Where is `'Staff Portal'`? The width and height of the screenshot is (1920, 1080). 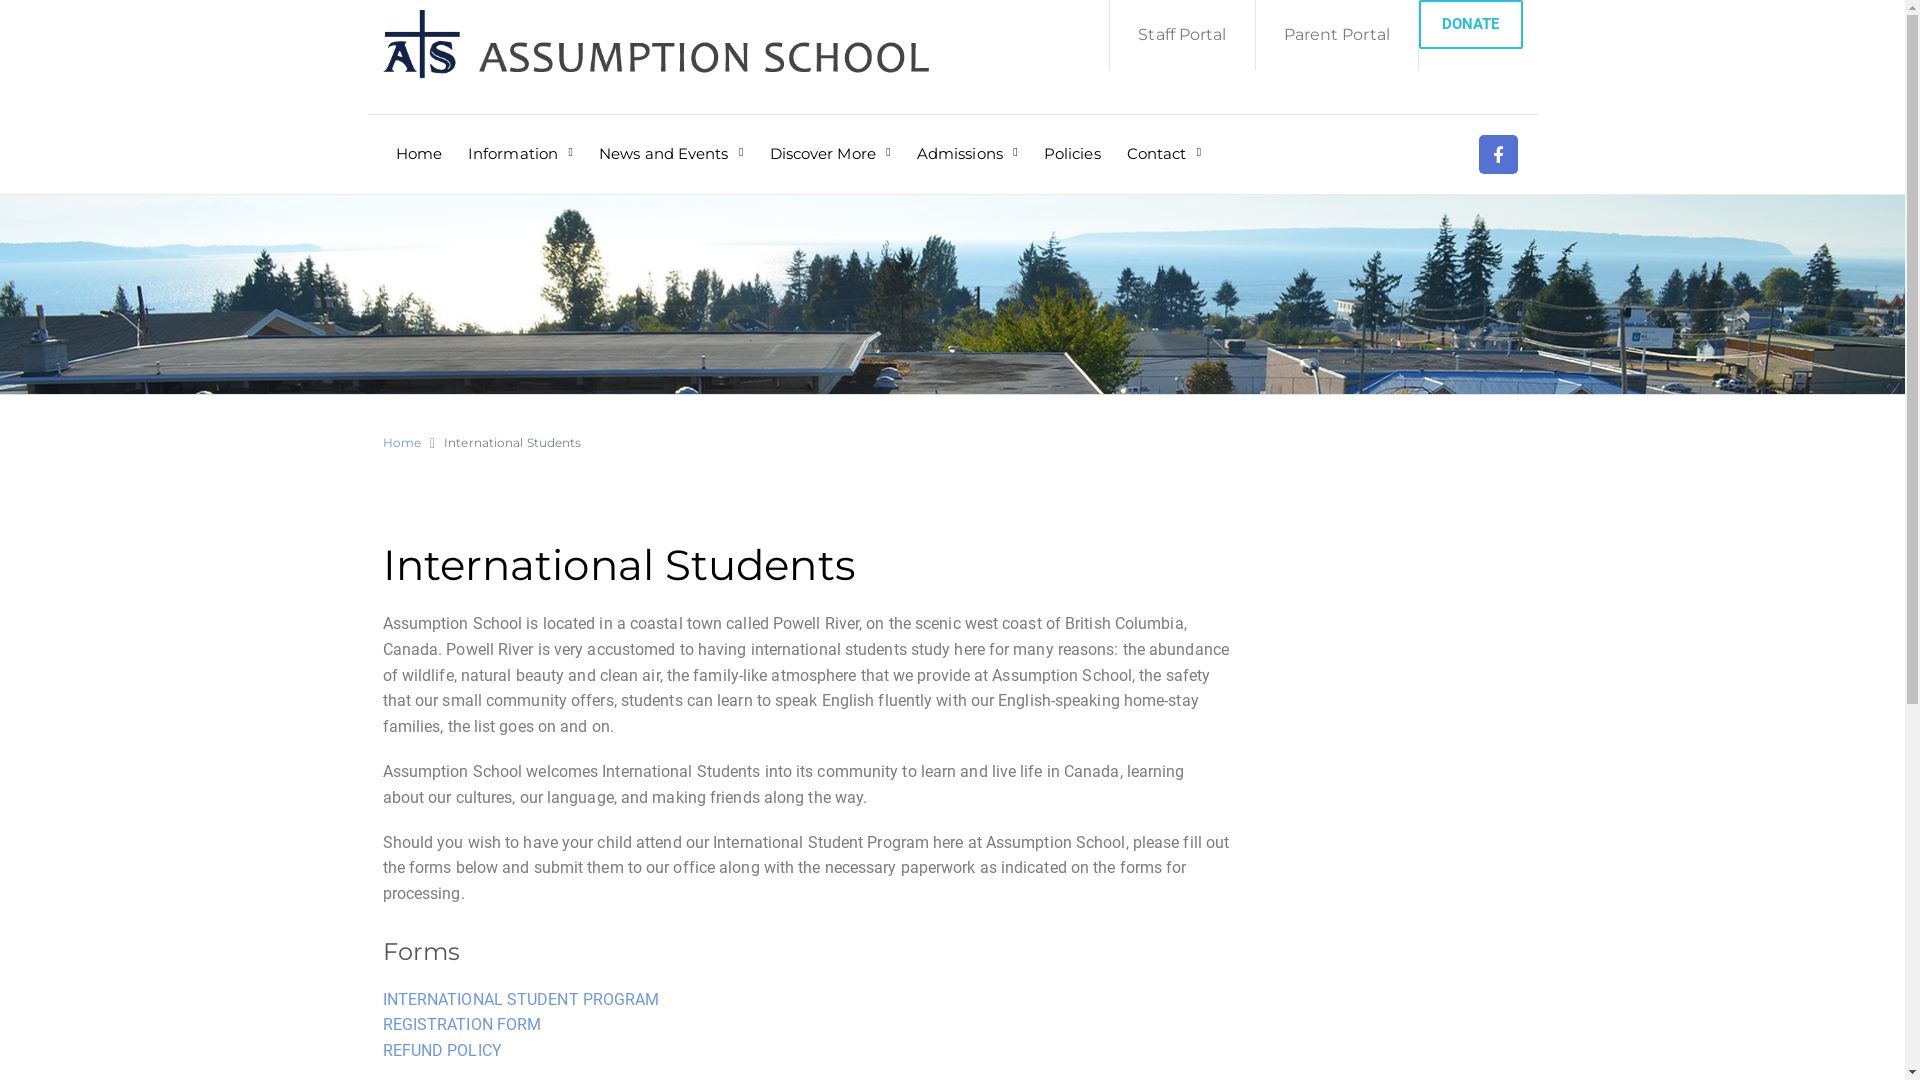 'Staff Portal' is located at coordinates (1181, 34).